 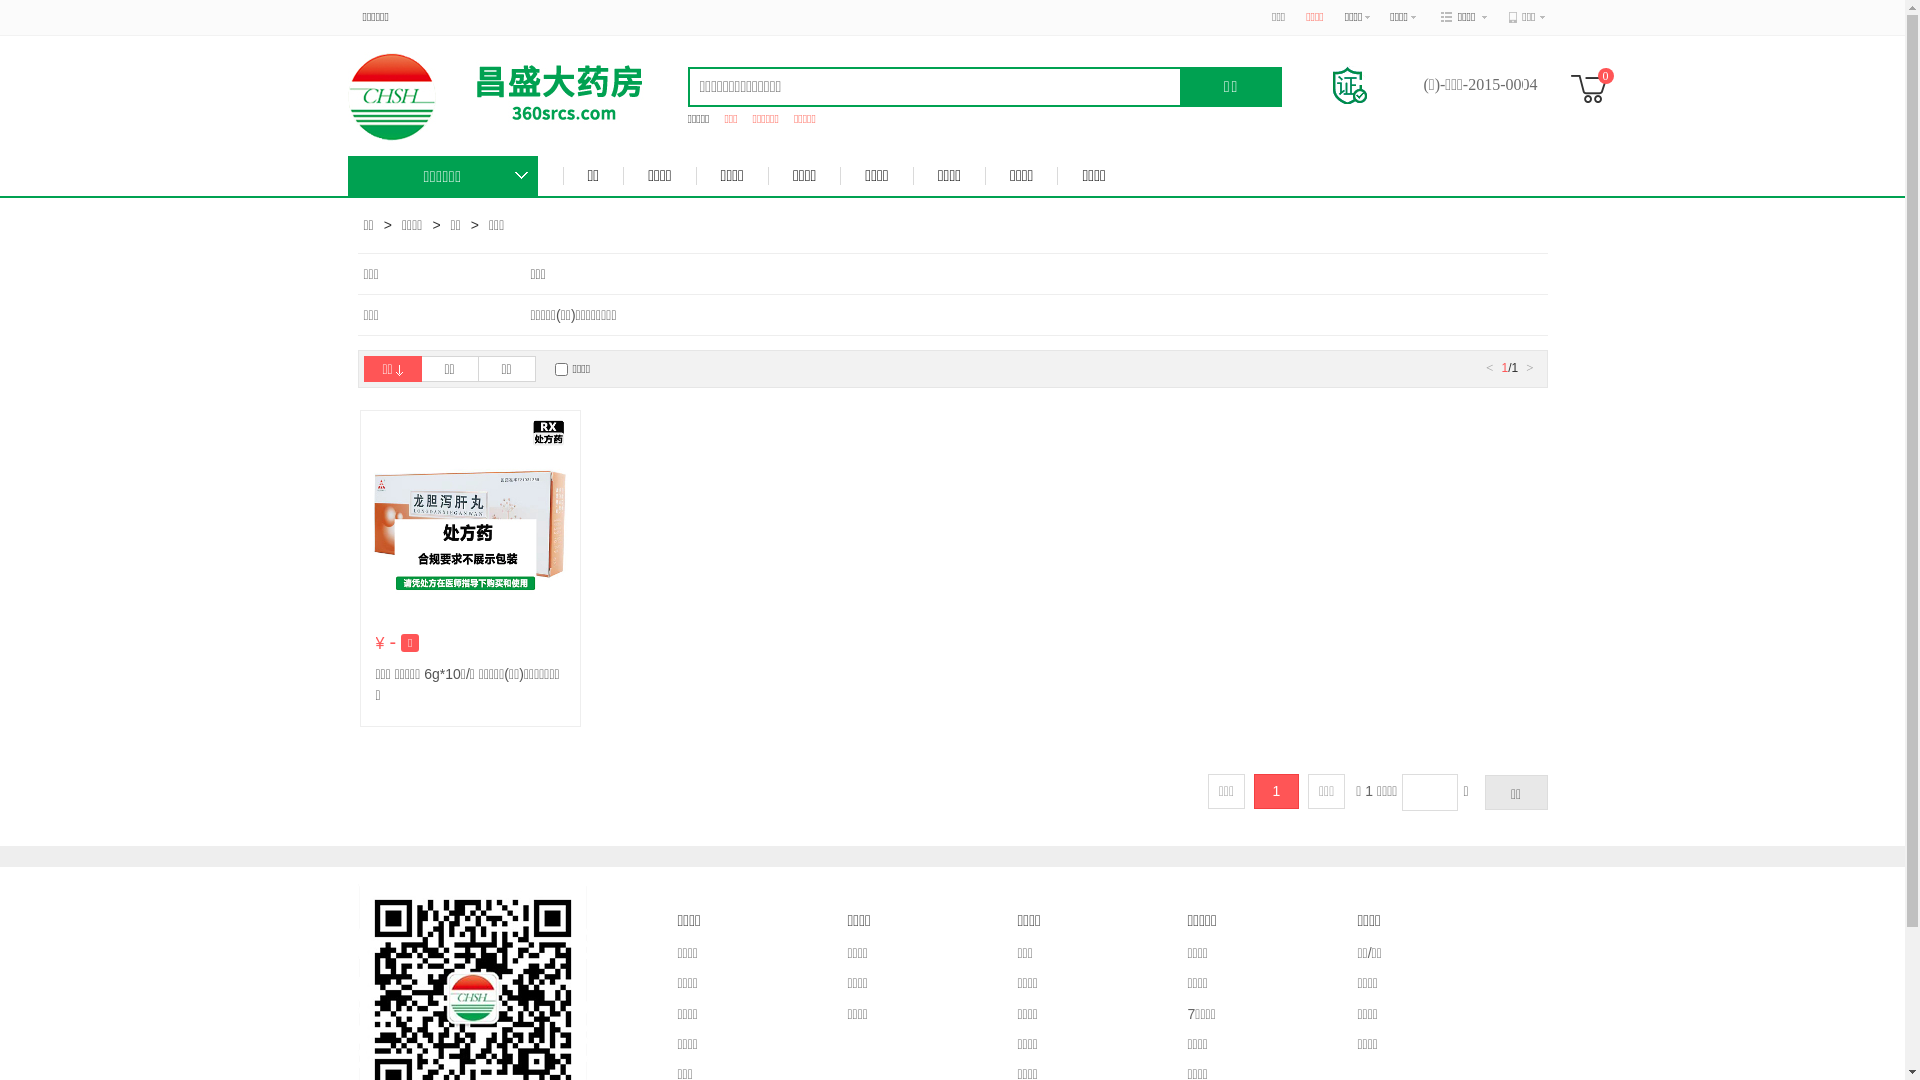 I want to click on '<', so click(x=1489, y=367).